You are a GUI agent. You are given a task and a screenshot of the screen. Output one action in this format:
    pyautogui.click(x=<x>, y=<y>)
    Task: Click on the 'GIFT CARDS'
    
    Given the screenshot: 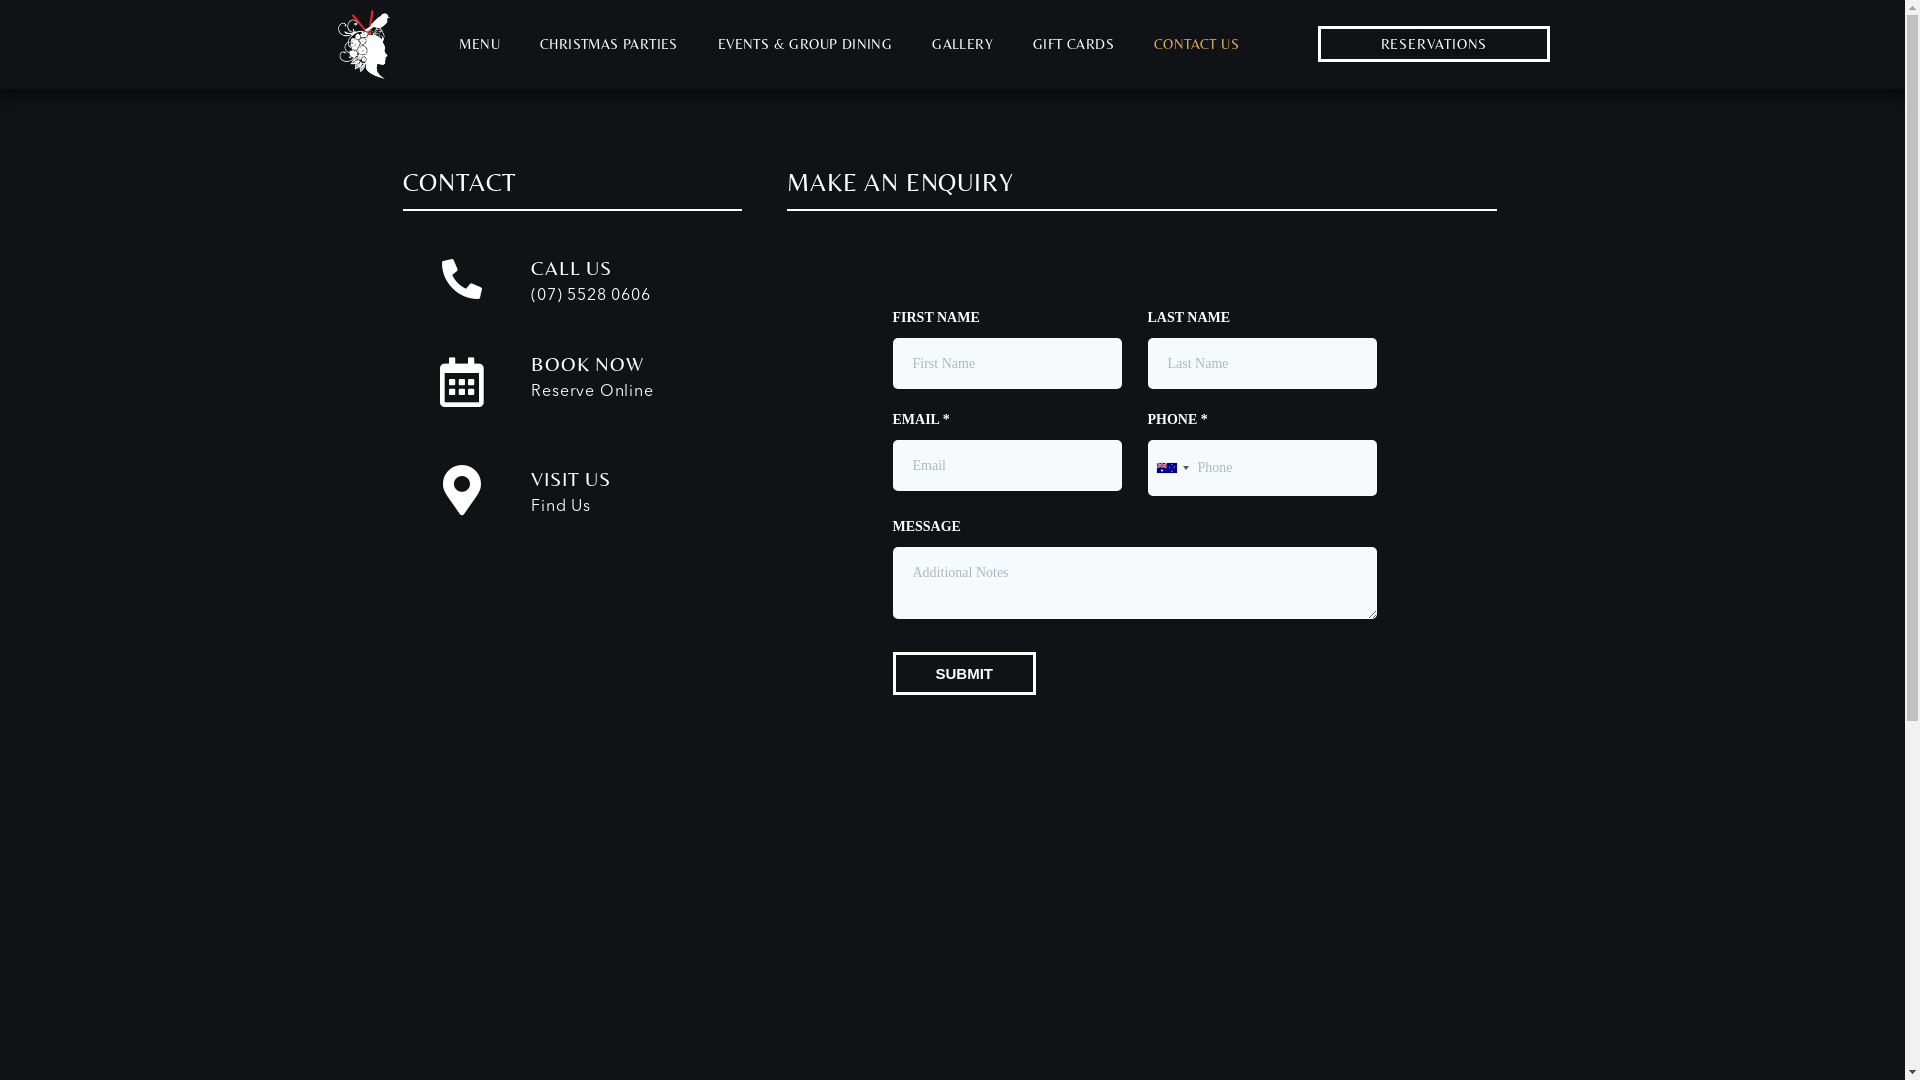 What is the action you would take?
    pyautogui.click(x=1072, y=43)
    